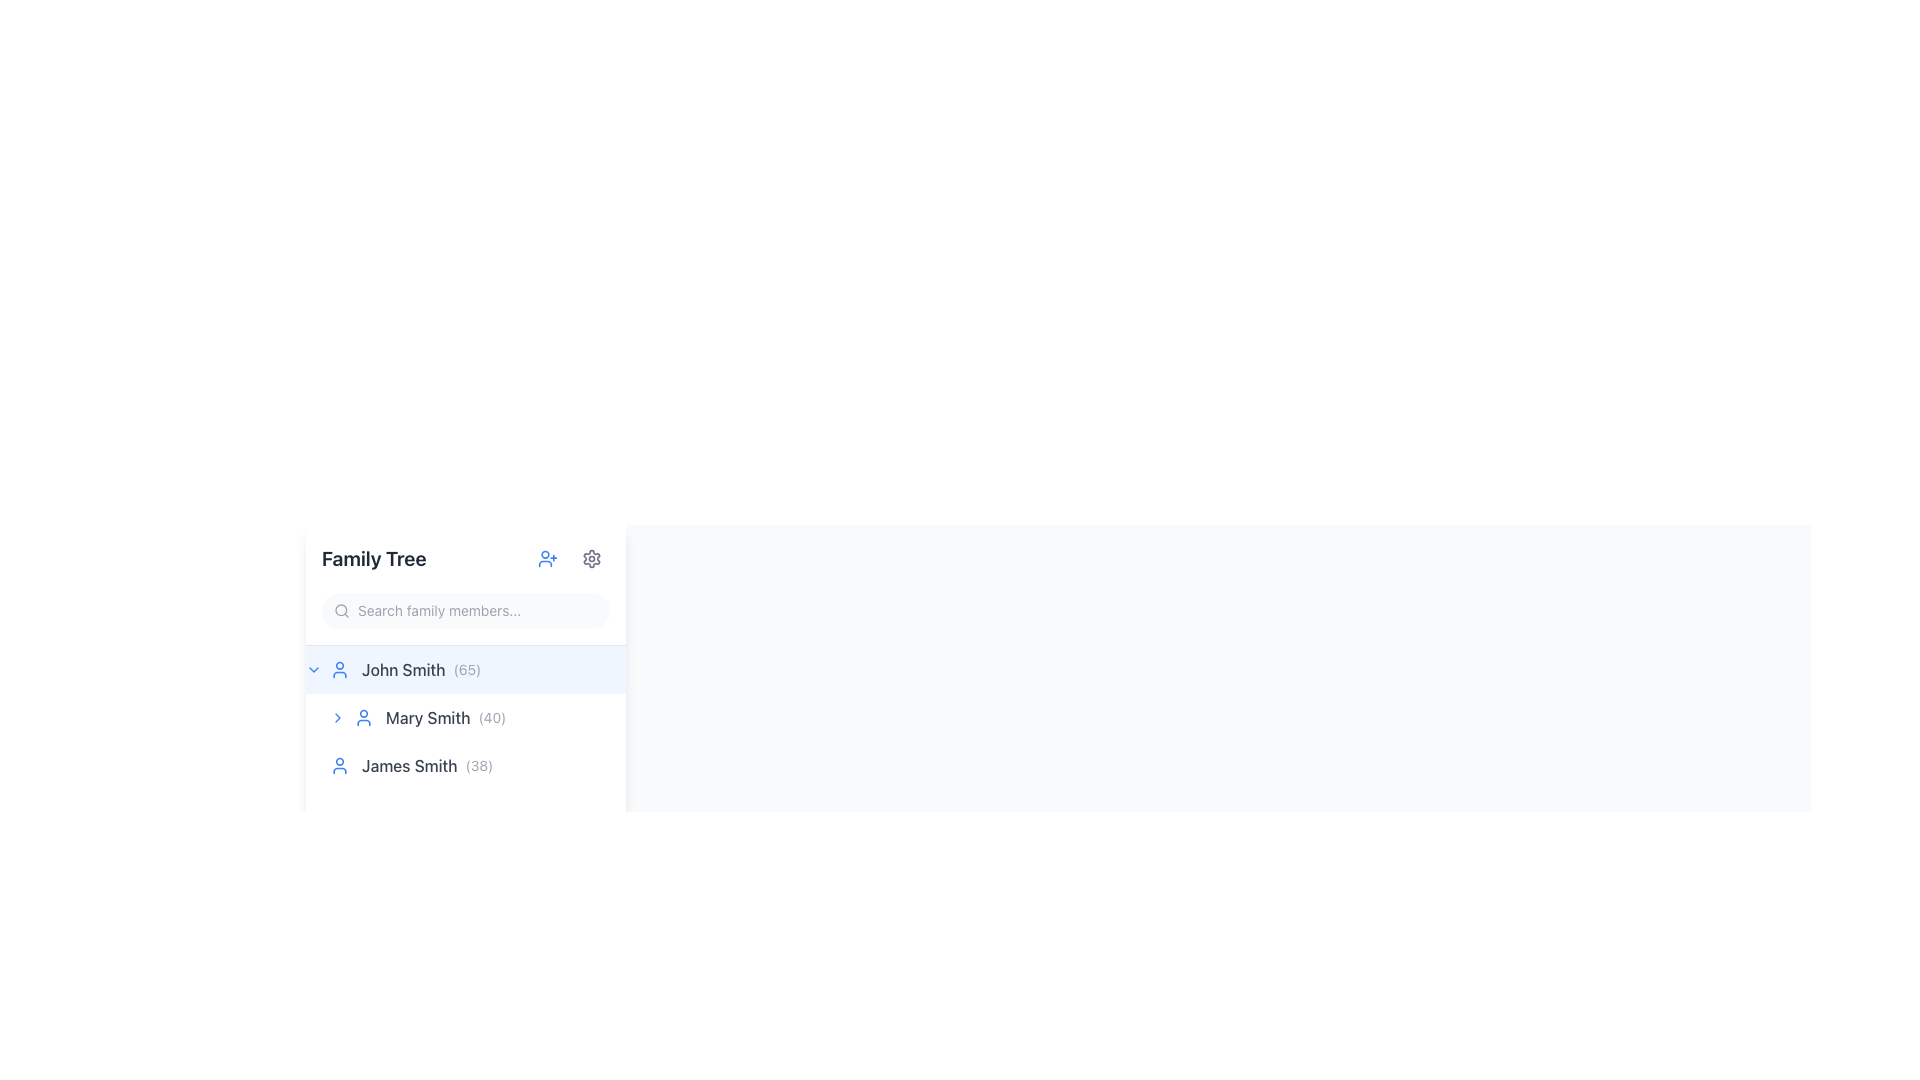 Image resolution: width=1920 pixels, height=1080 pixels. What do you see at coordinates (590, 559) in the screenshot?
I see `the decorative gear icon of the settings button located at the top-right corner of the left navigation panel` at bounding box center [590, 559].